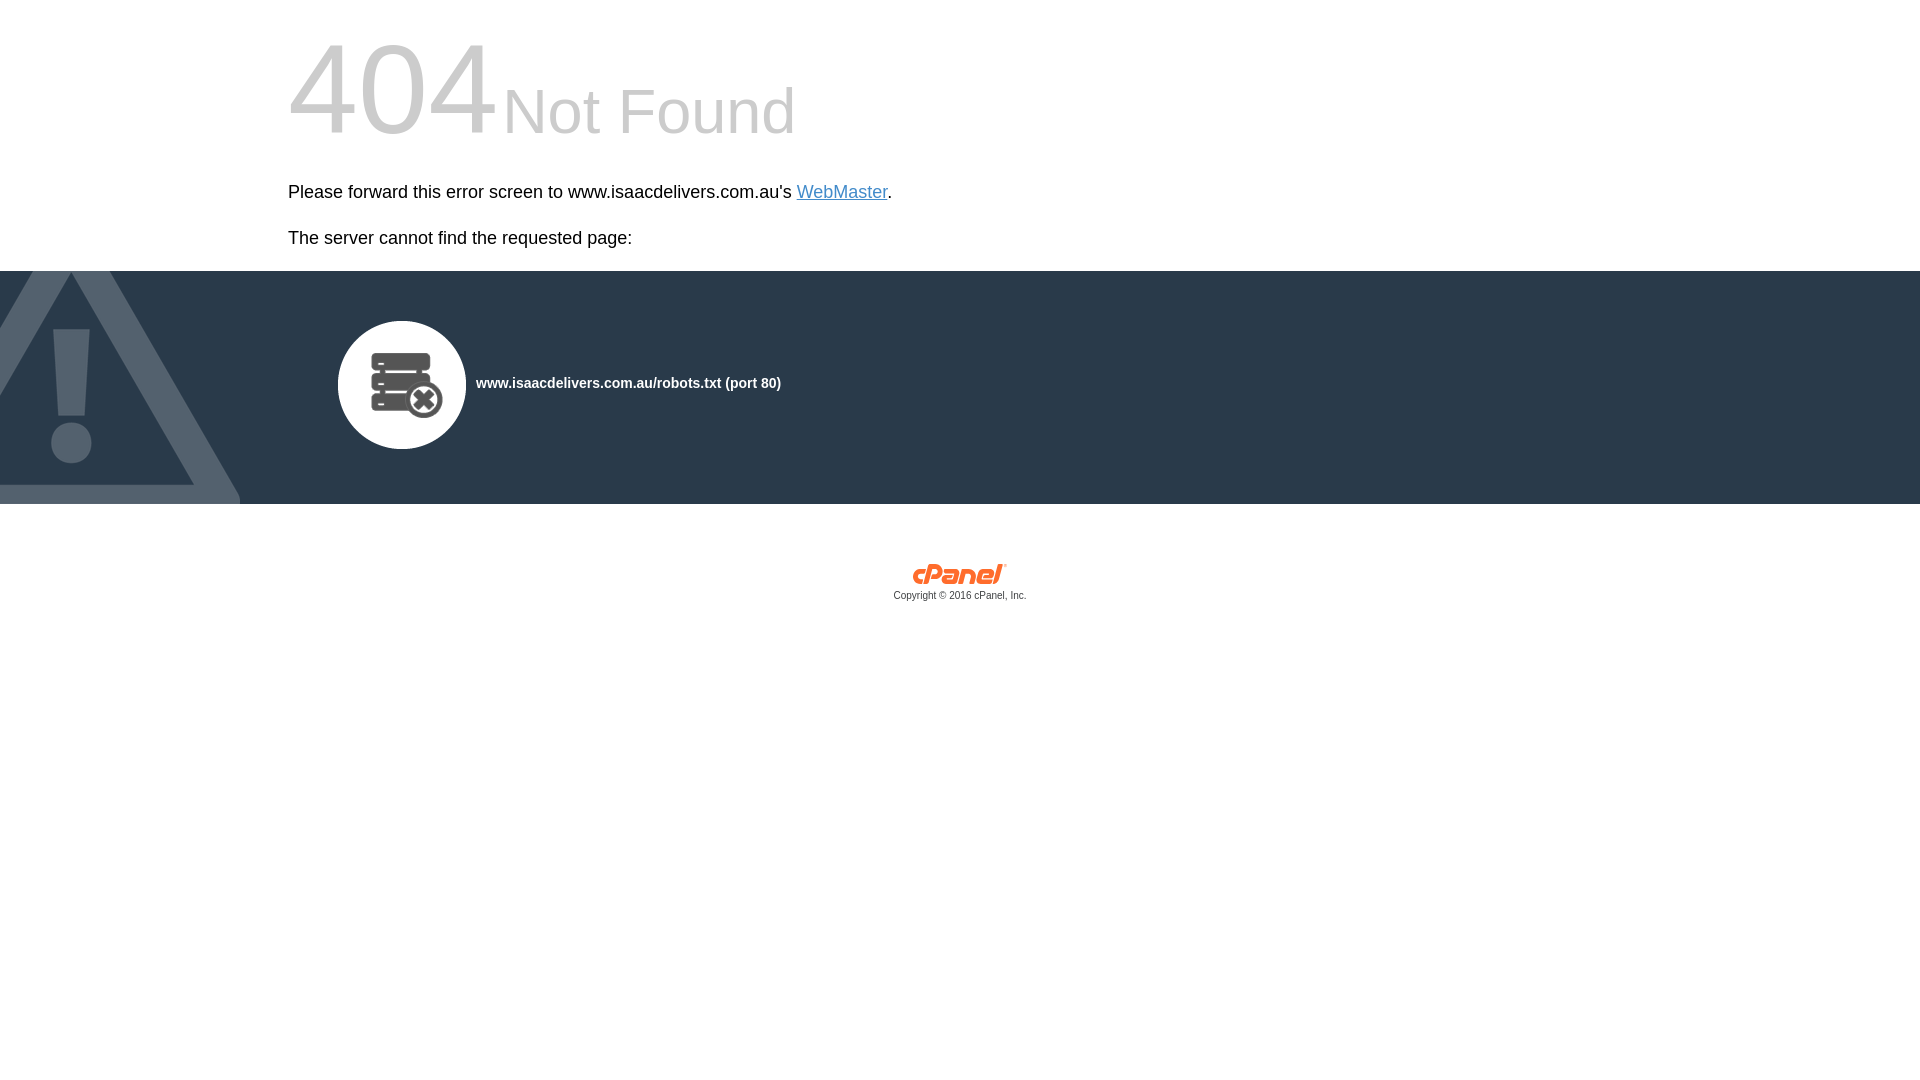 The image size is (1920, 1080). I want to click on 'WebMaster', so click(842, 192).